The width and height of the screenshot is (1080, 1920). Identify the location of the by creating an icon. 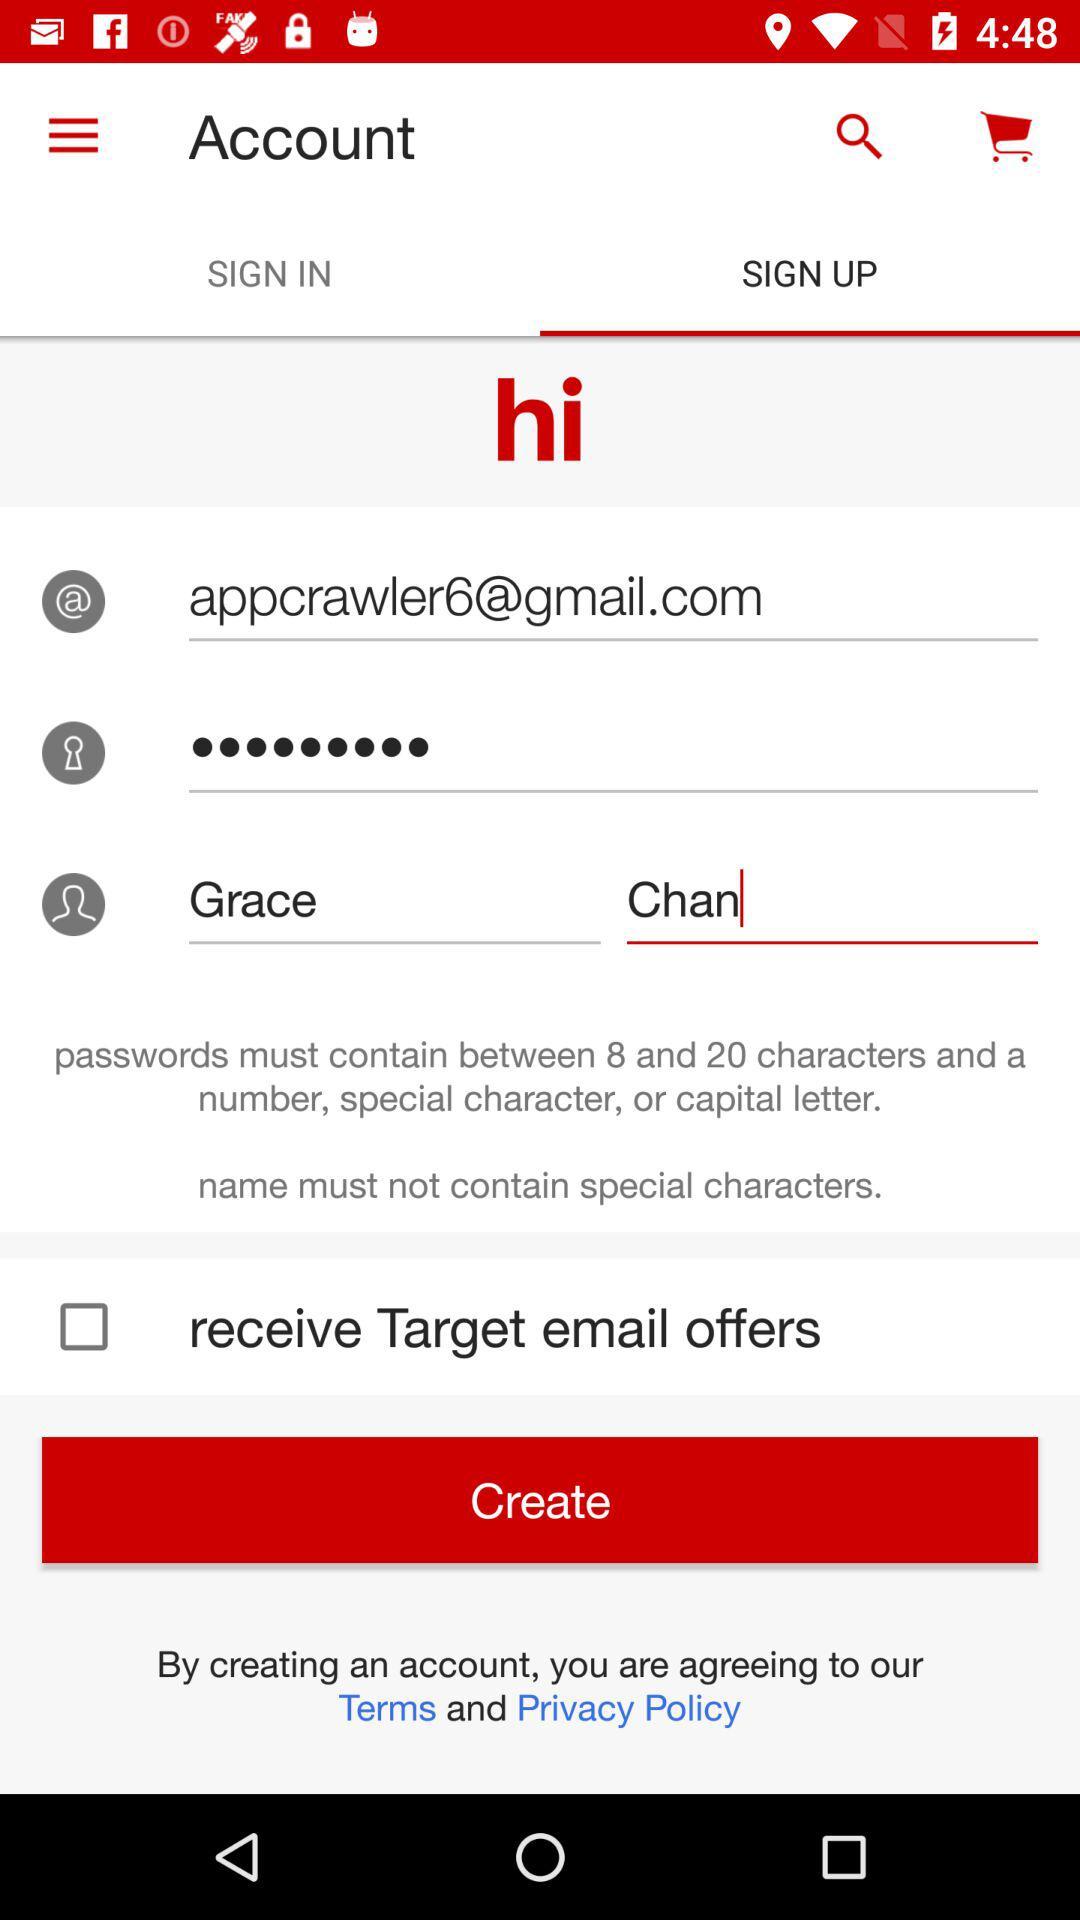
(540, 1684).